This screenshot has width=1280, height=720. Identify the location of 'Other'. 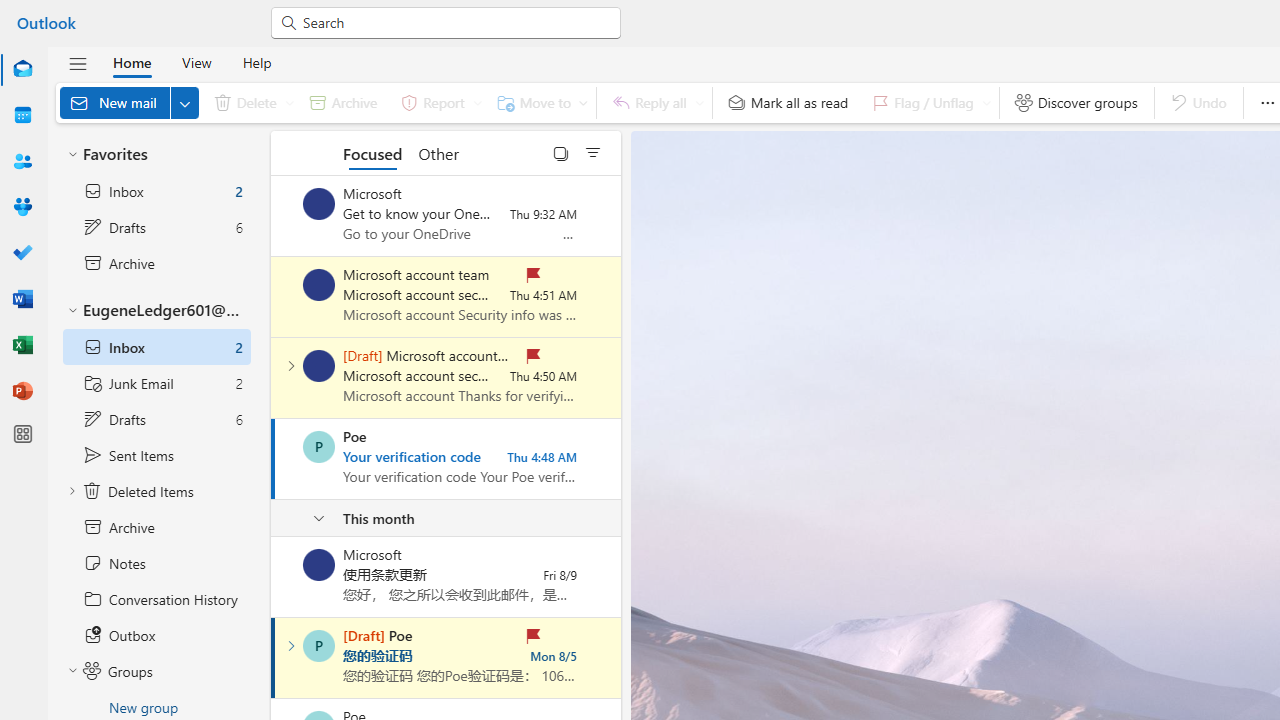
(437, 152).